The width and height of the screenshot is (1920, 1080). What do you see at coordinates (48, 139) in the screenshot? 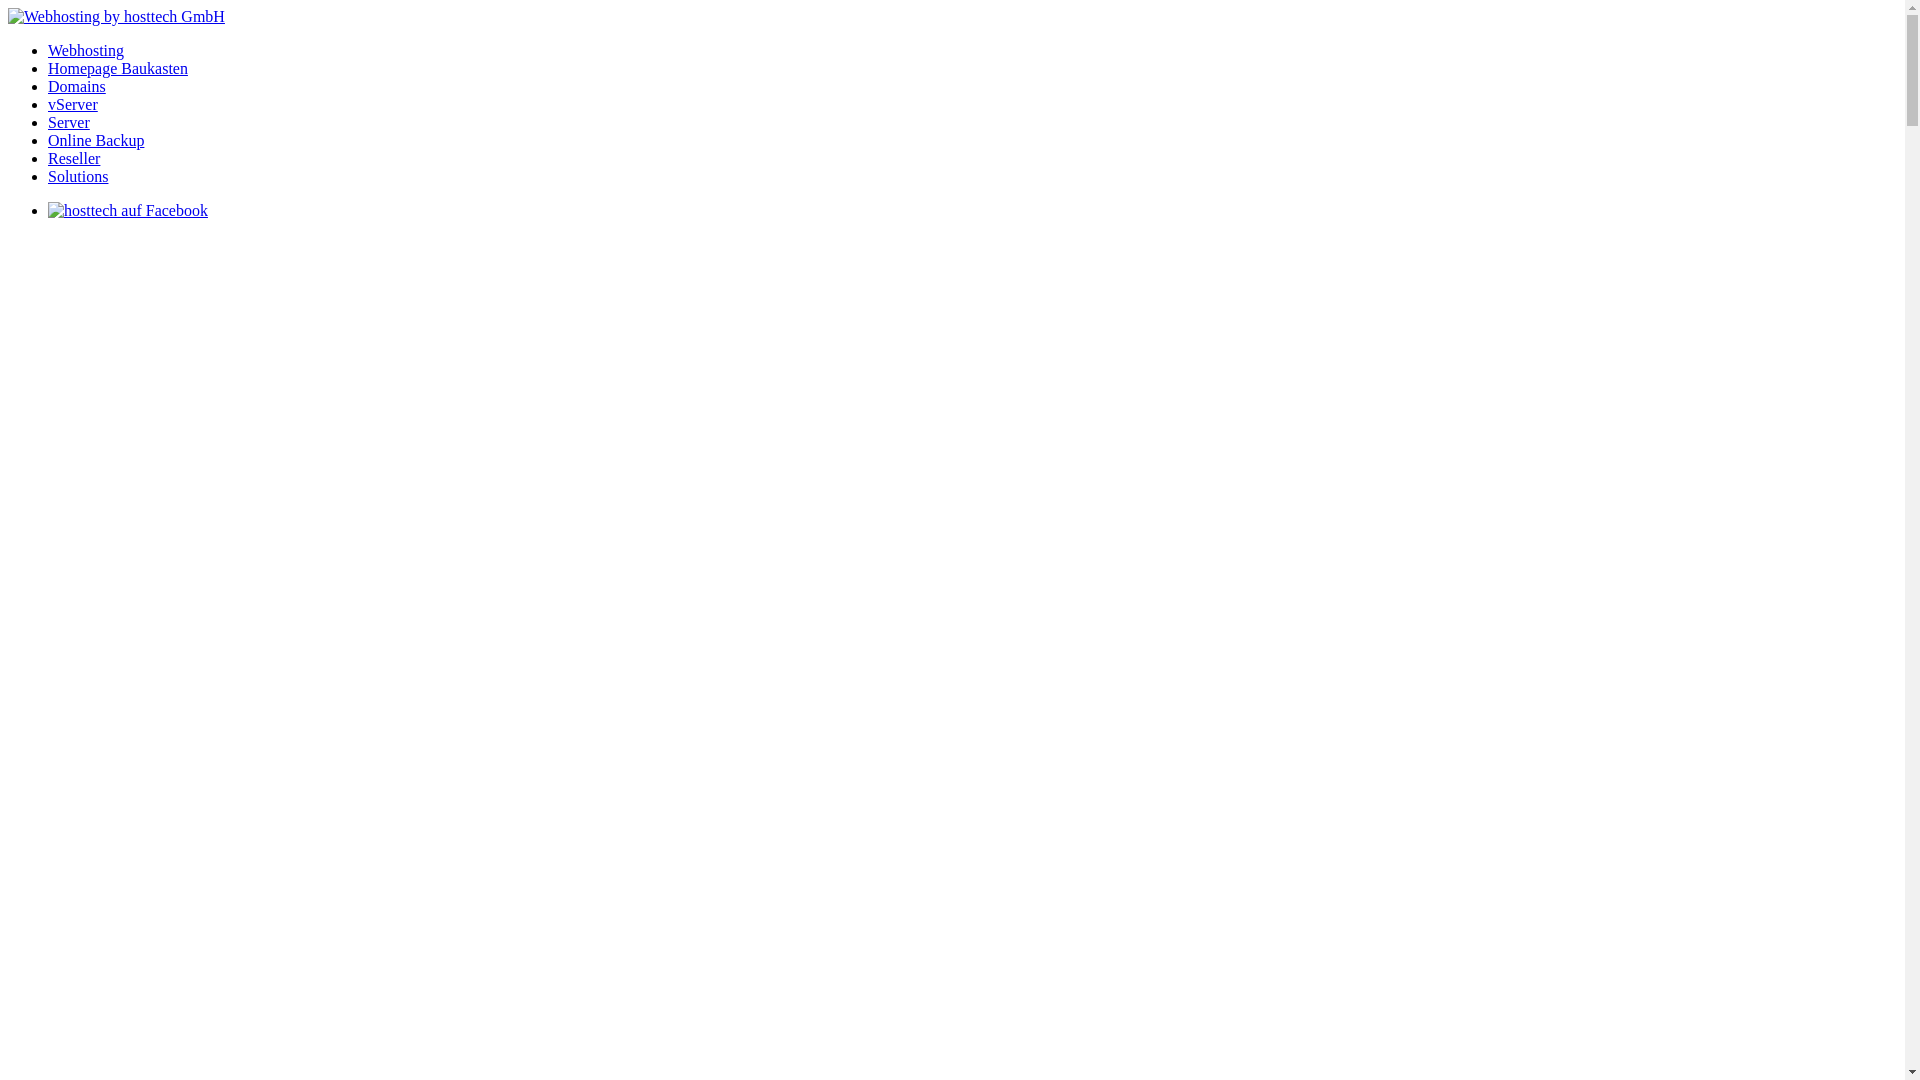
I see `'Online Backup'` at bounding box center [48, 139].